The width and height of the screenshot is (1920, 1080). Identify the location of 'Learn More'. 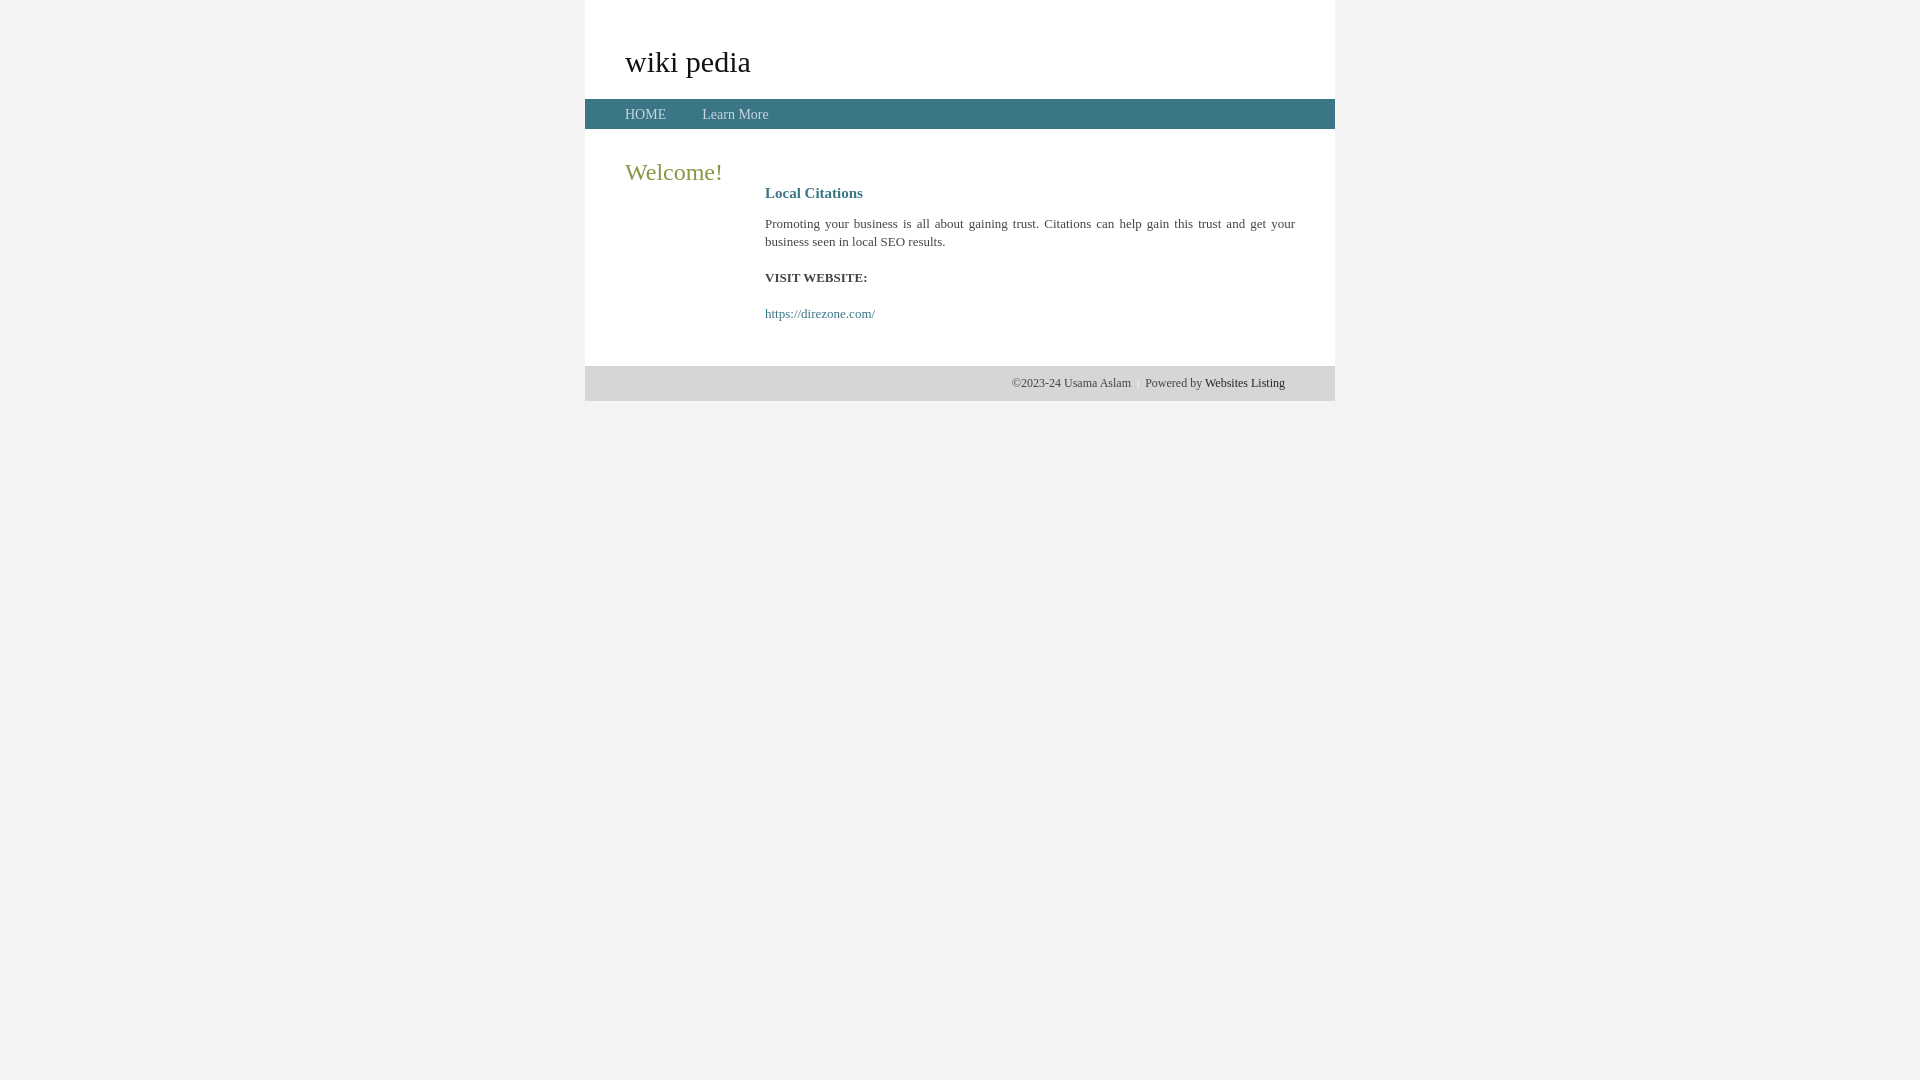
(701, 114).